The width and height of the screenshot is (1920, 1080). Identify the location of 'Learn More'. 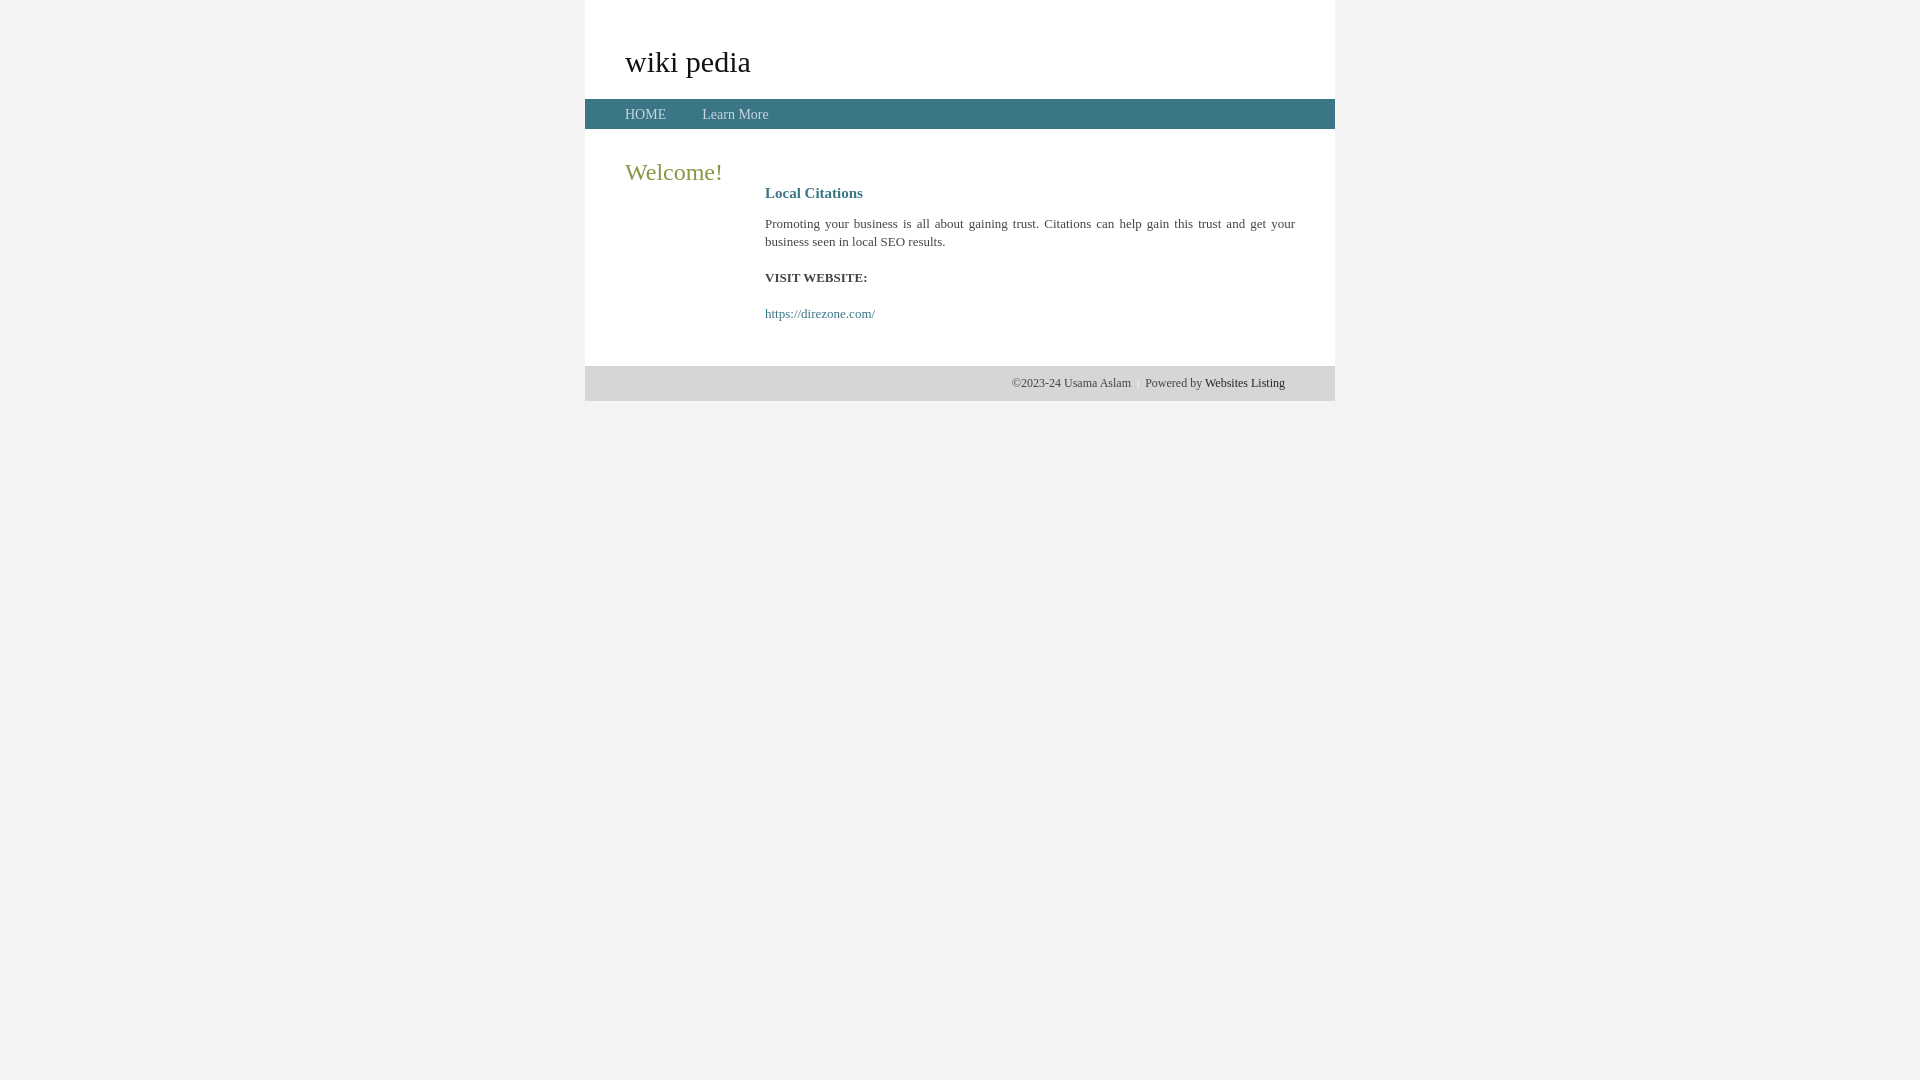
(701, 114).